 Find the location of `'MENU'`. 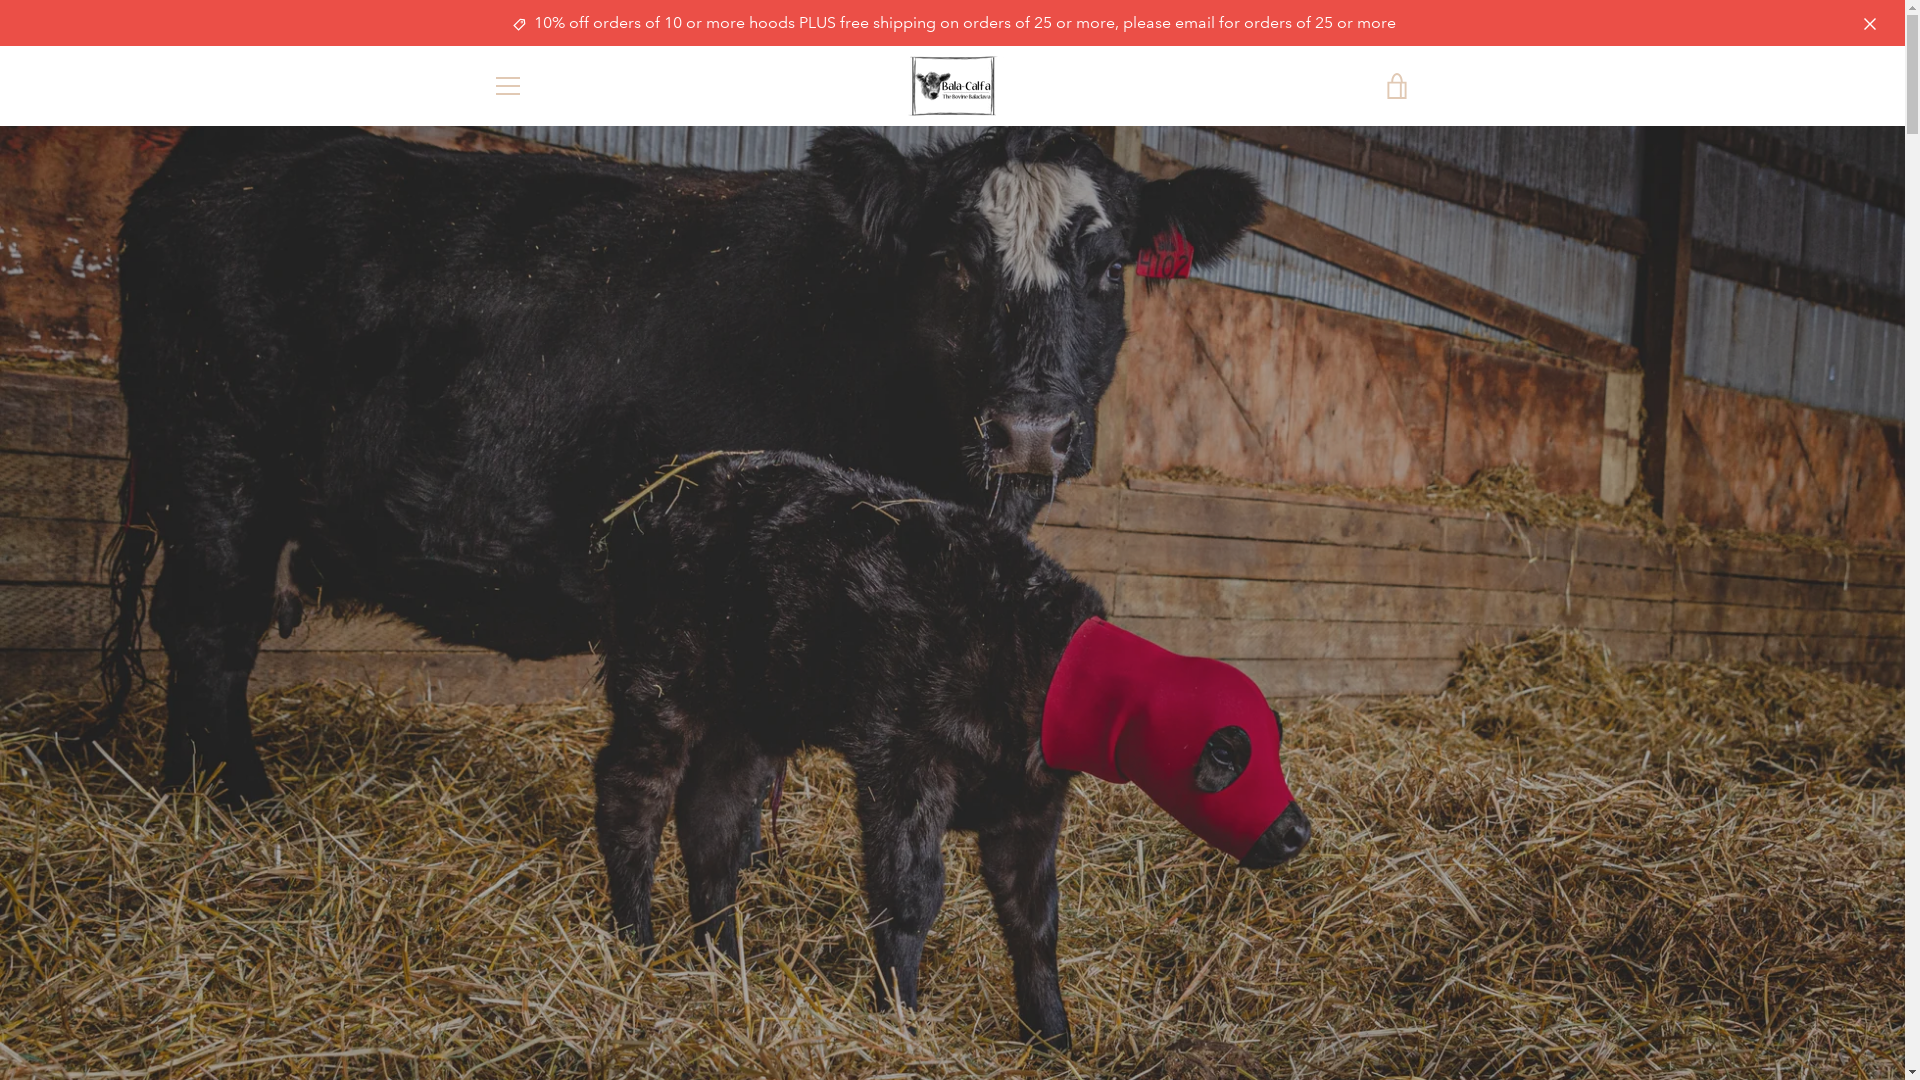

'MENU' is located at coordinates (507, 84).